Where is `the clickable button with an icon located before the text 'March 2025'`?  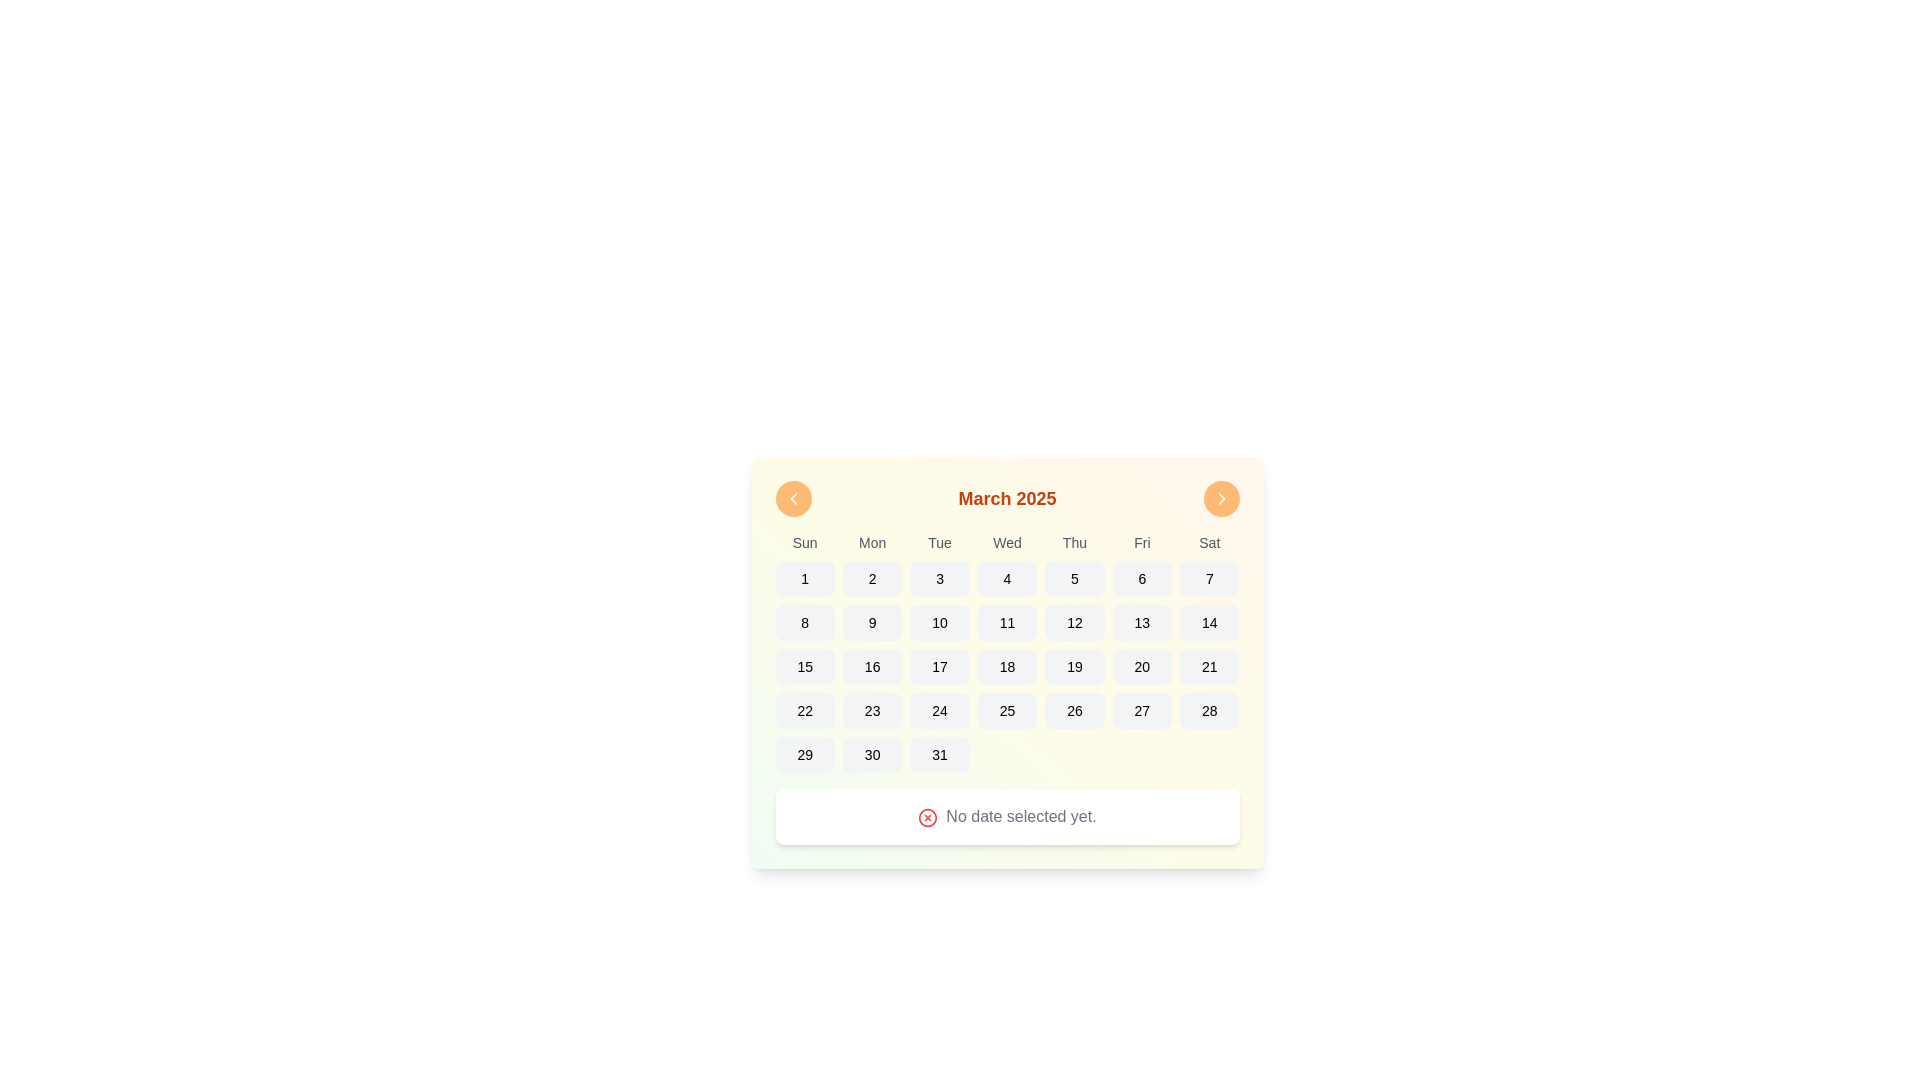
the clickable button with an icon located before the text 'March 2025' is located at coordinates (792, 497).